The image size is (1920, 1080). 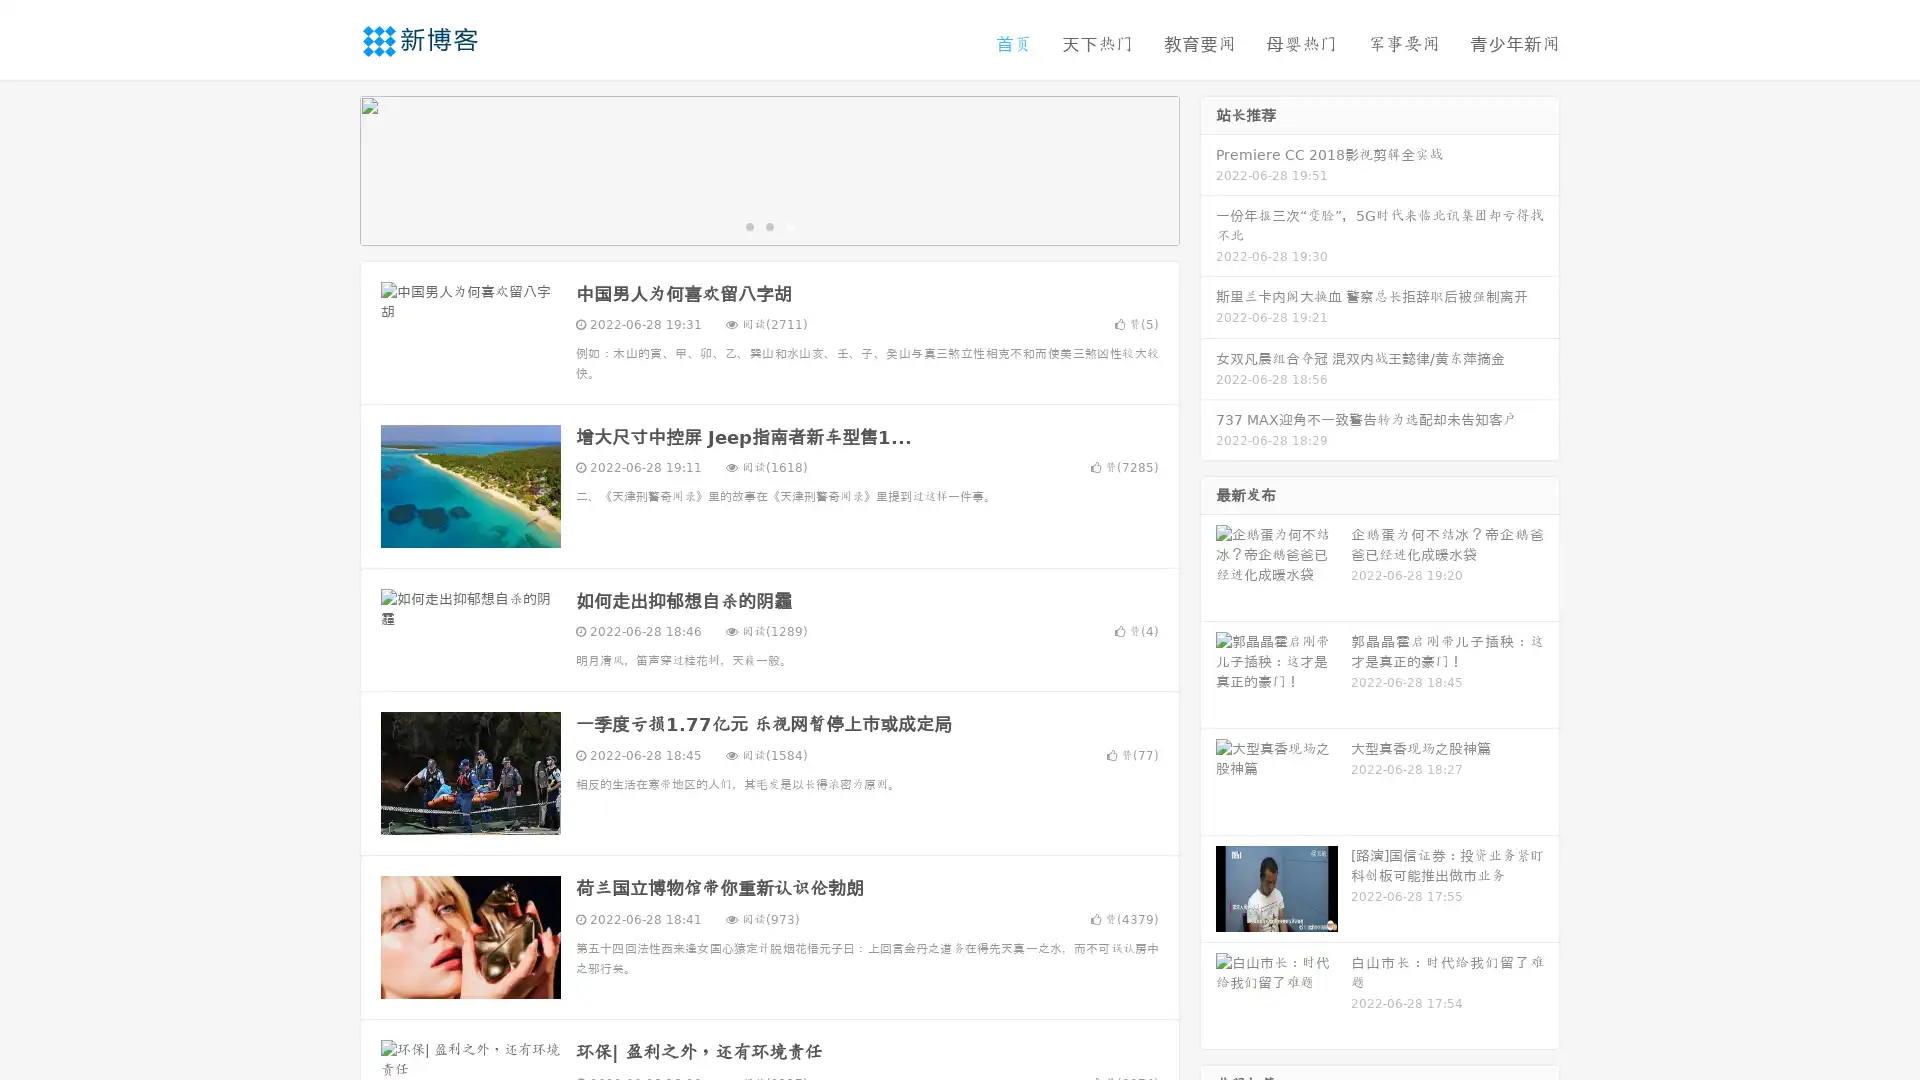 I want to click on Next slide, so click(x=1208, y=168).